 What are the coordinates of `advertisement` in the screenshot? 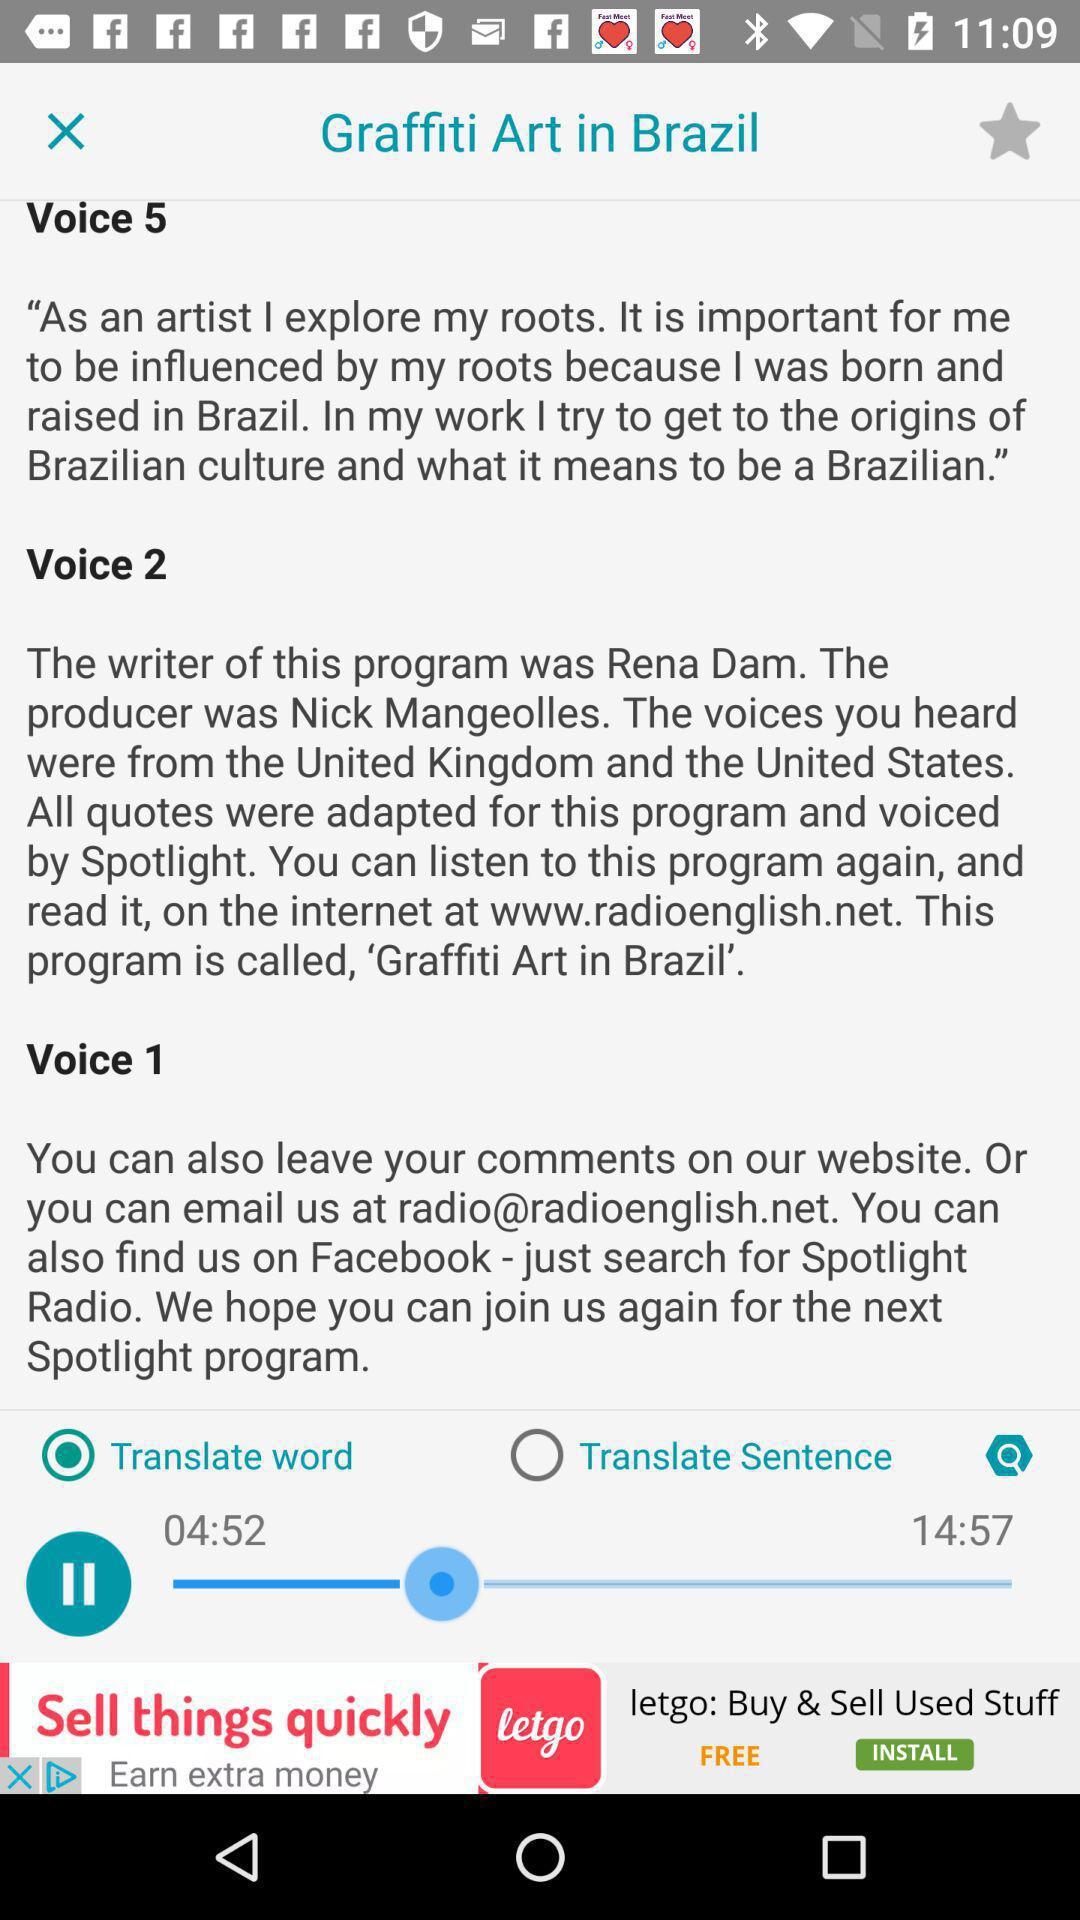 It's located at (540, 1727).